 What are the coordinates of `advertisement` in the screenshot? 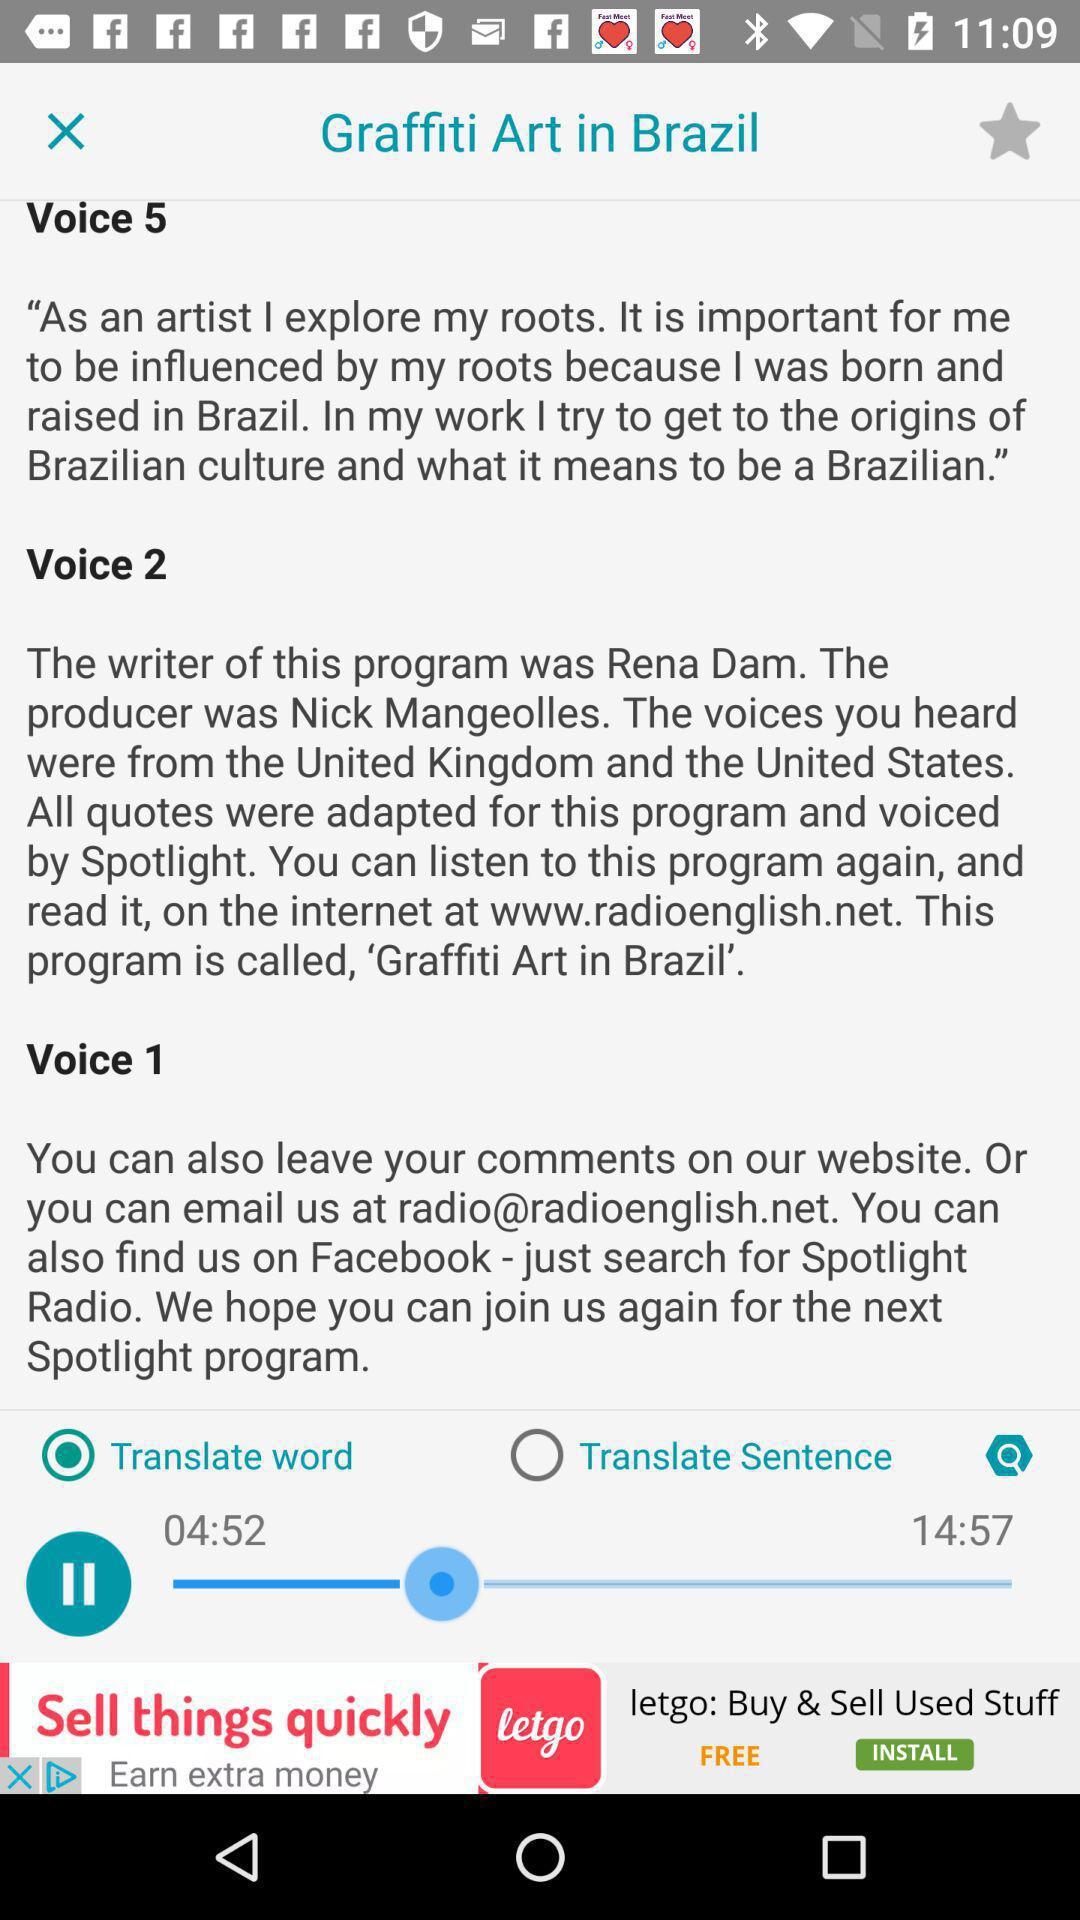 It's located at (540, 1727).